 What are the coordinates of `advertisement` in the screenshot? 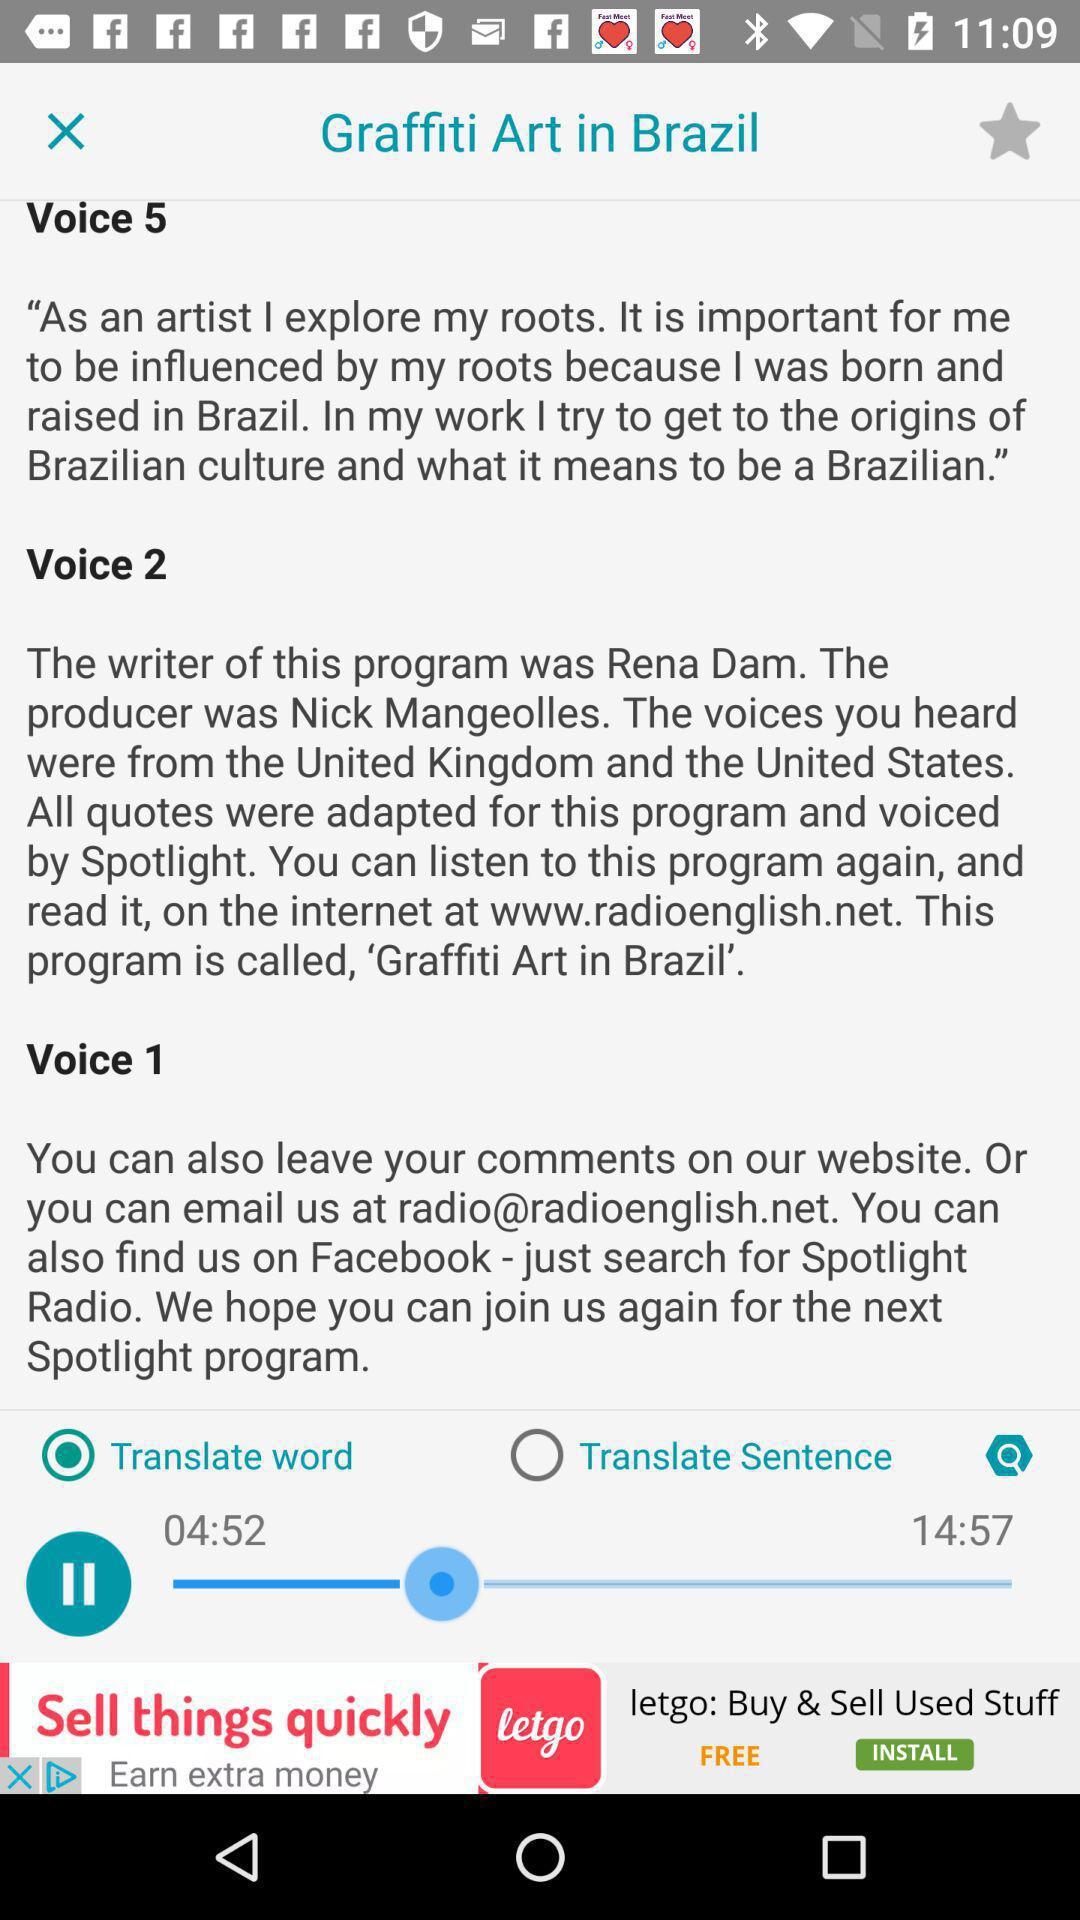 It's located at (540, 1727).